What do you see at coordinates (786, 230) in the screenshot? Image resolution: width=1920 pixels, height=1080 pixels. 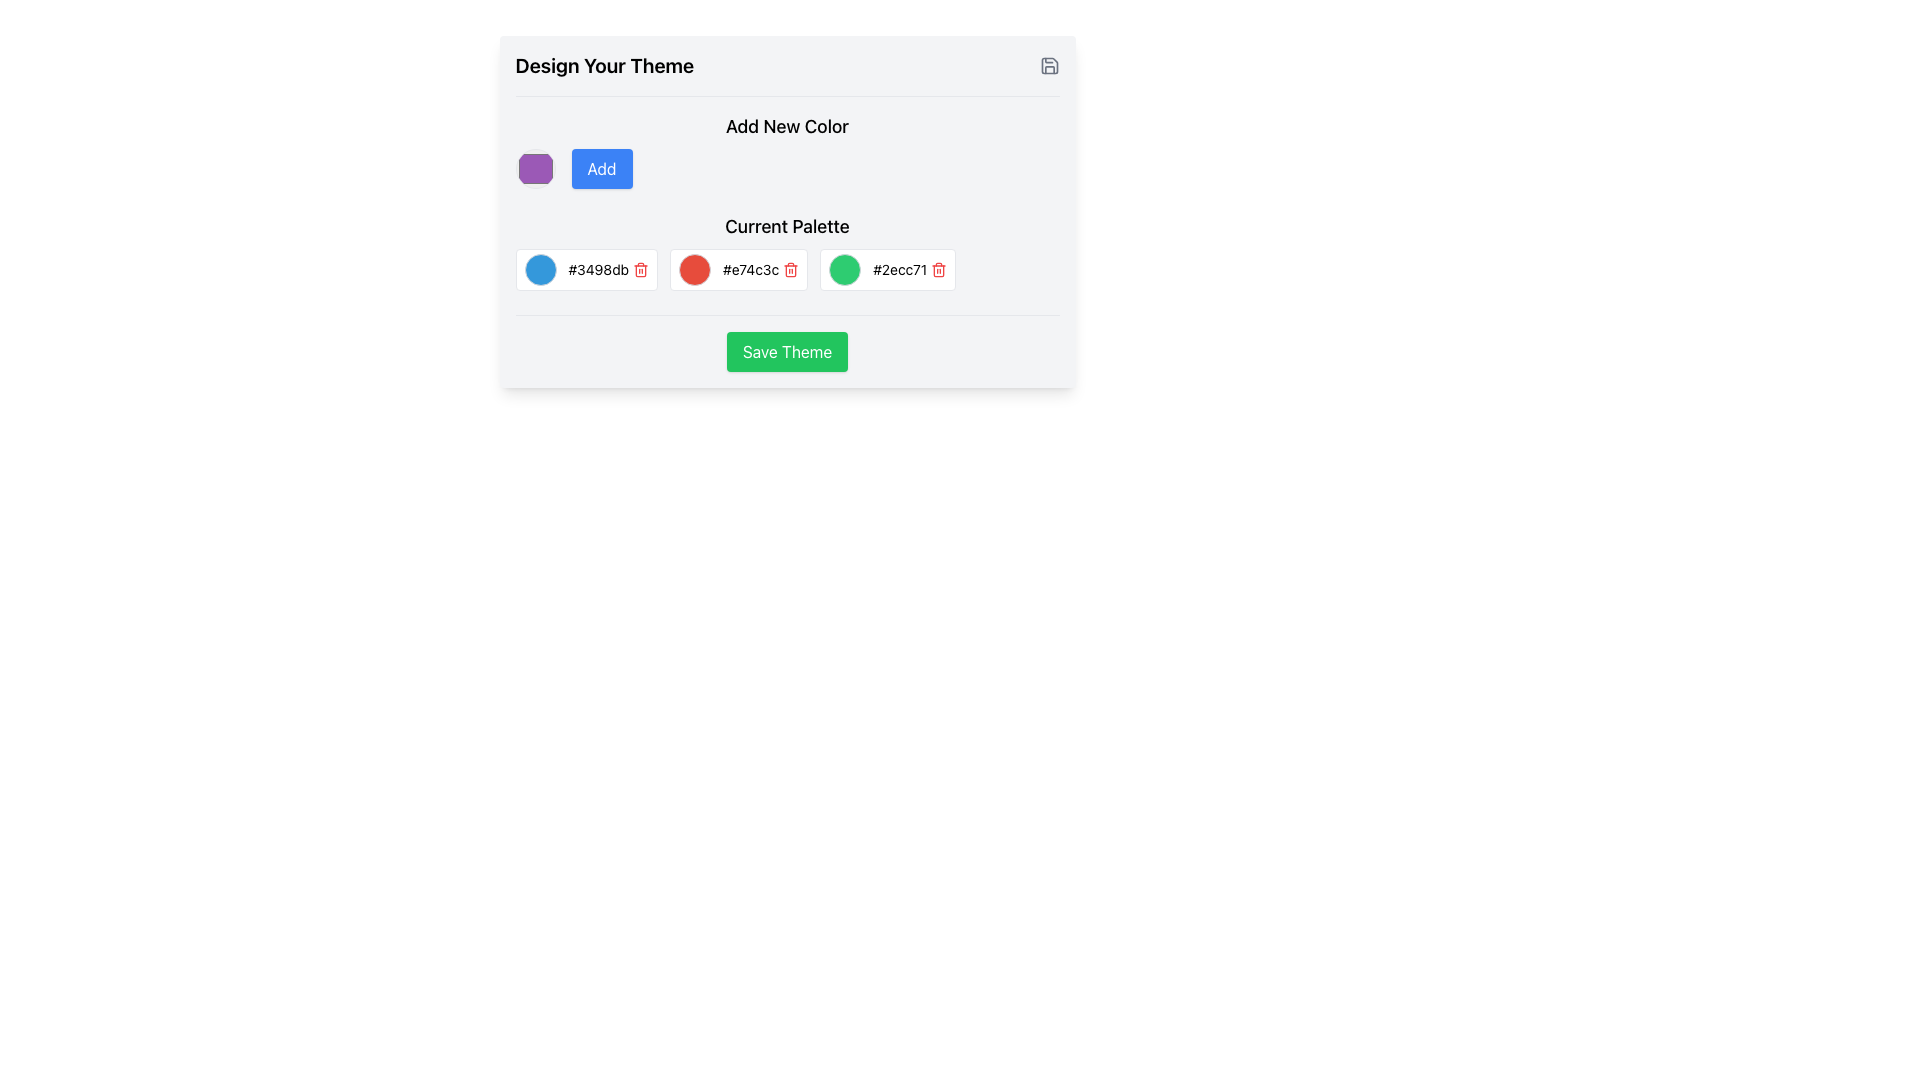 I see `the 'Current Palette' static text label, which is styled with a larger, bold font and serves as a section title between color addition options and a palette display` at bounding box center [786, 230].